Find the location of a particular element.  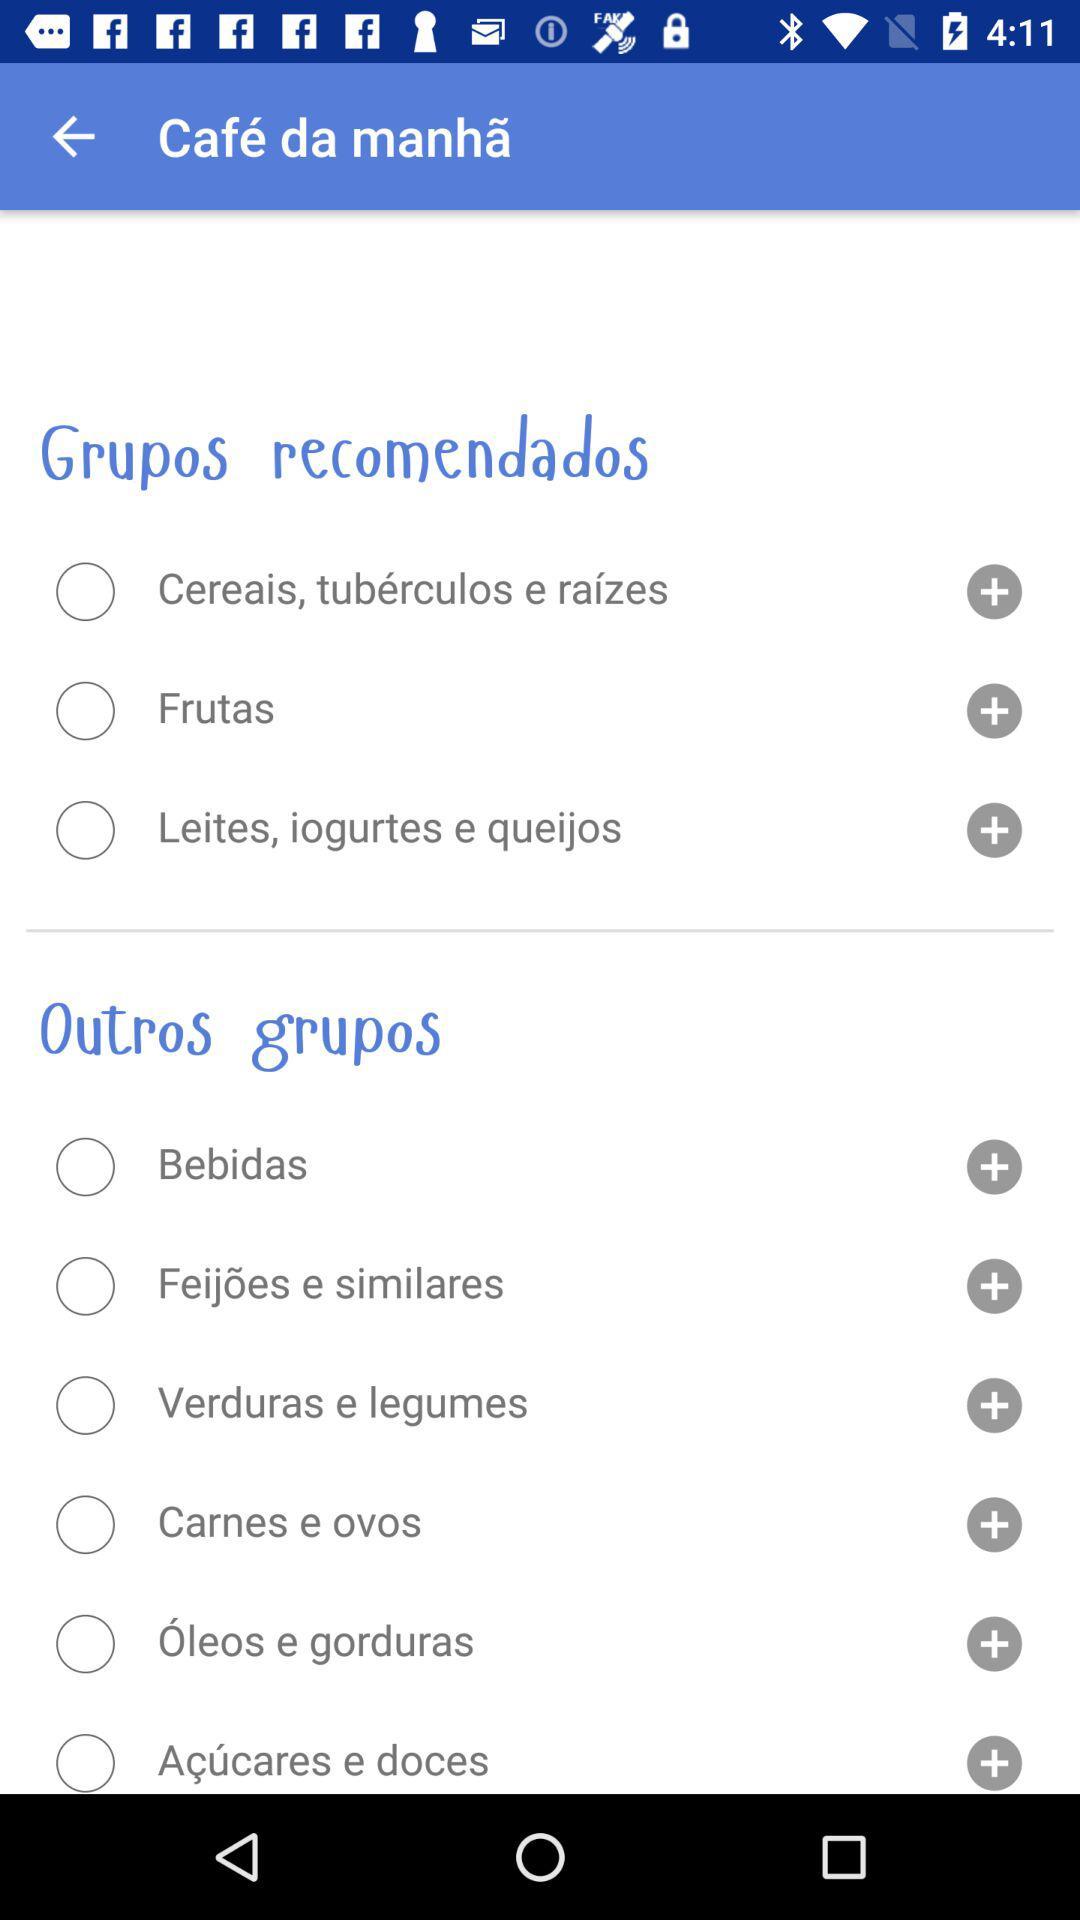

this item is located at coordinates (84, 1286).